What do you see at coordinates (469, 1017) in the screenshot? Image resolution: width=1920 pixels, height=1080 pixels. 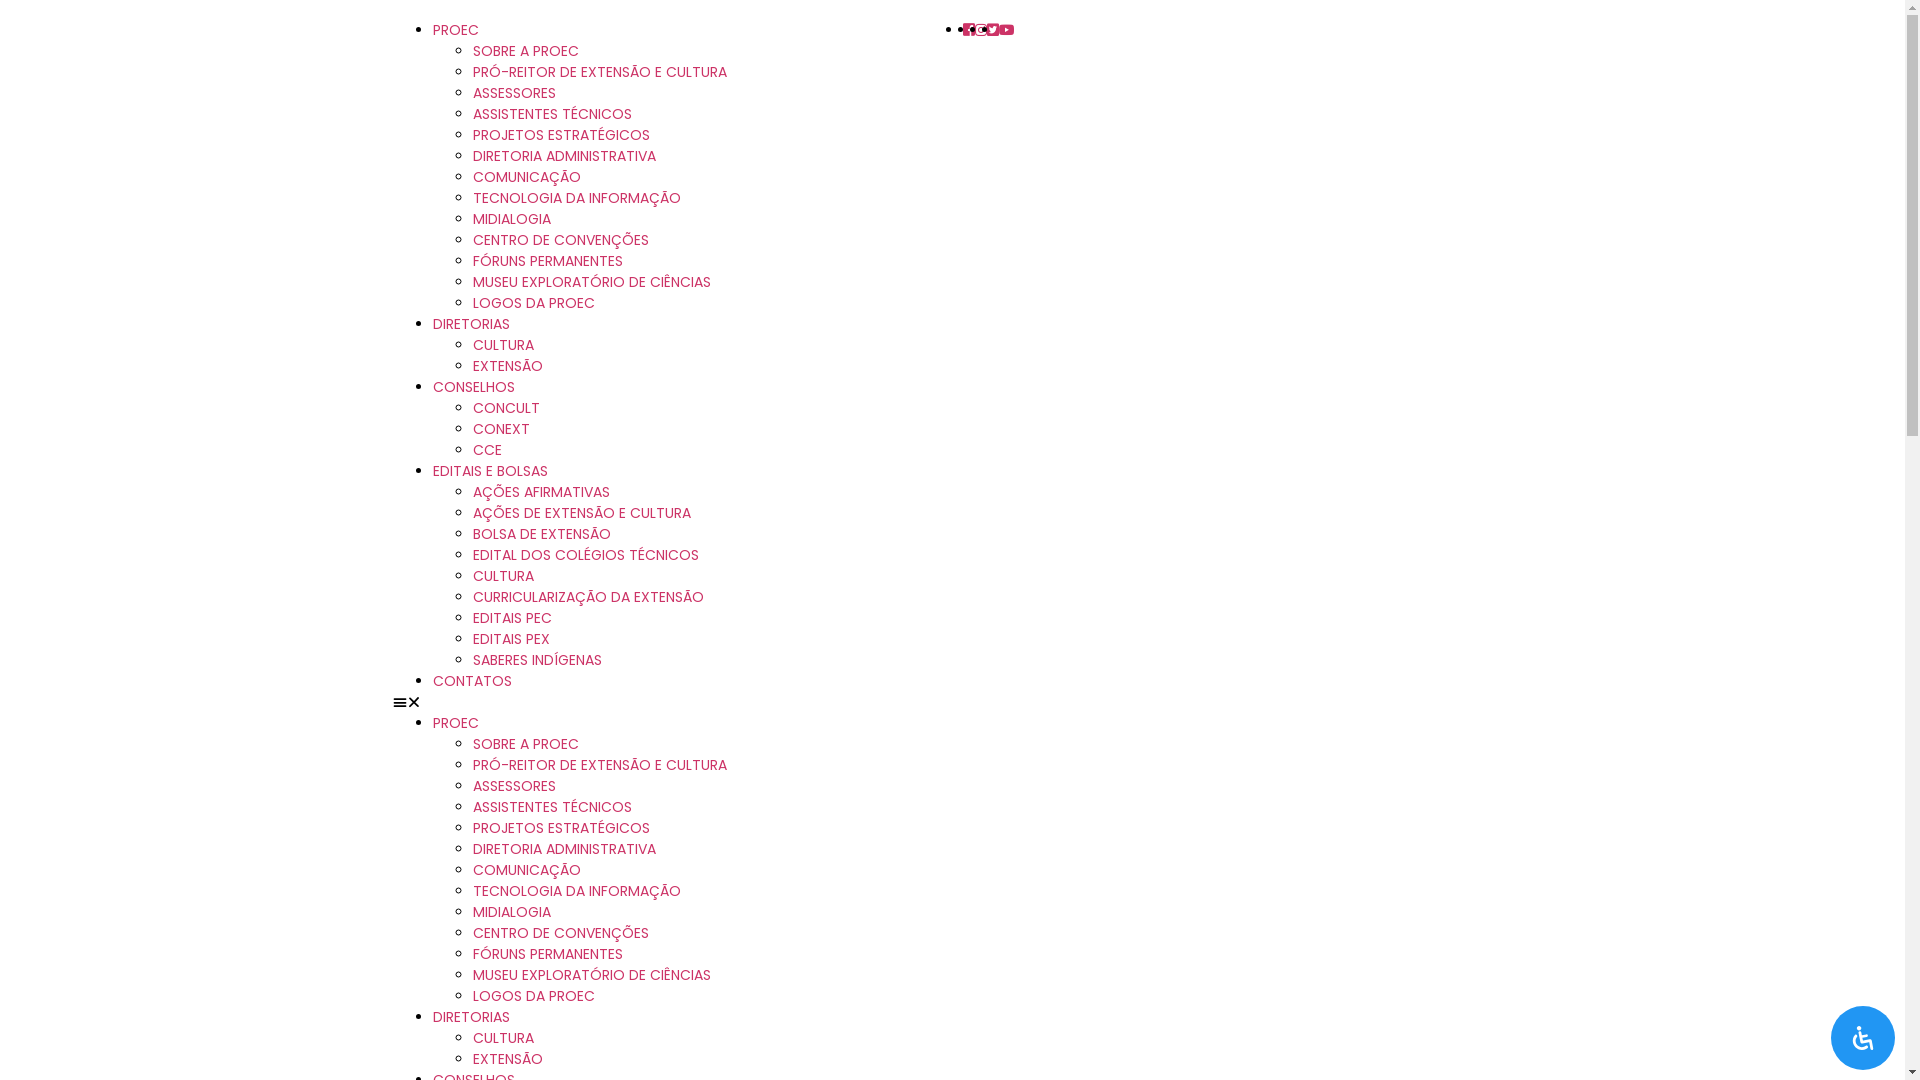 I see `'DIRETORIAS'` at bounding box center [469, 1017].